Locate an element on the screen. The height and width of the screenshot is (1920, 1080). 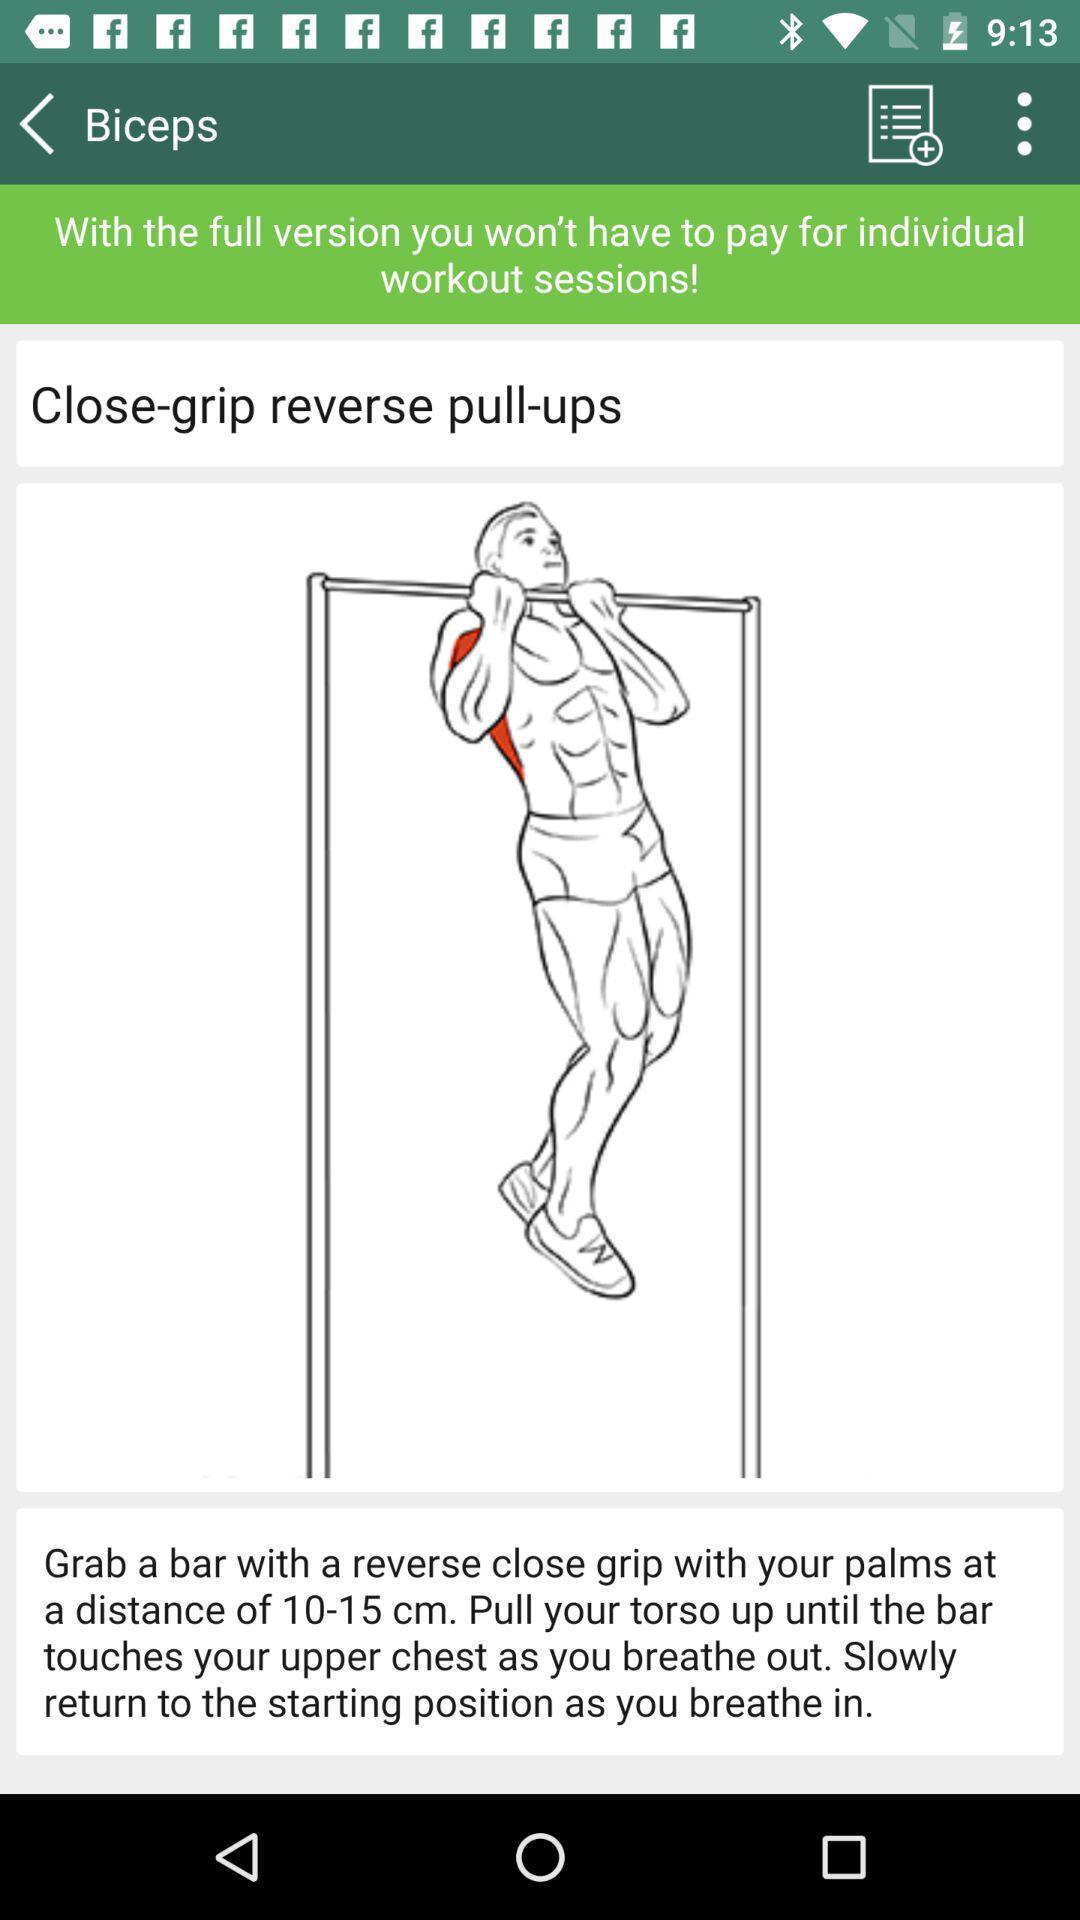
the biceps item is located at coordinates (208, 122).